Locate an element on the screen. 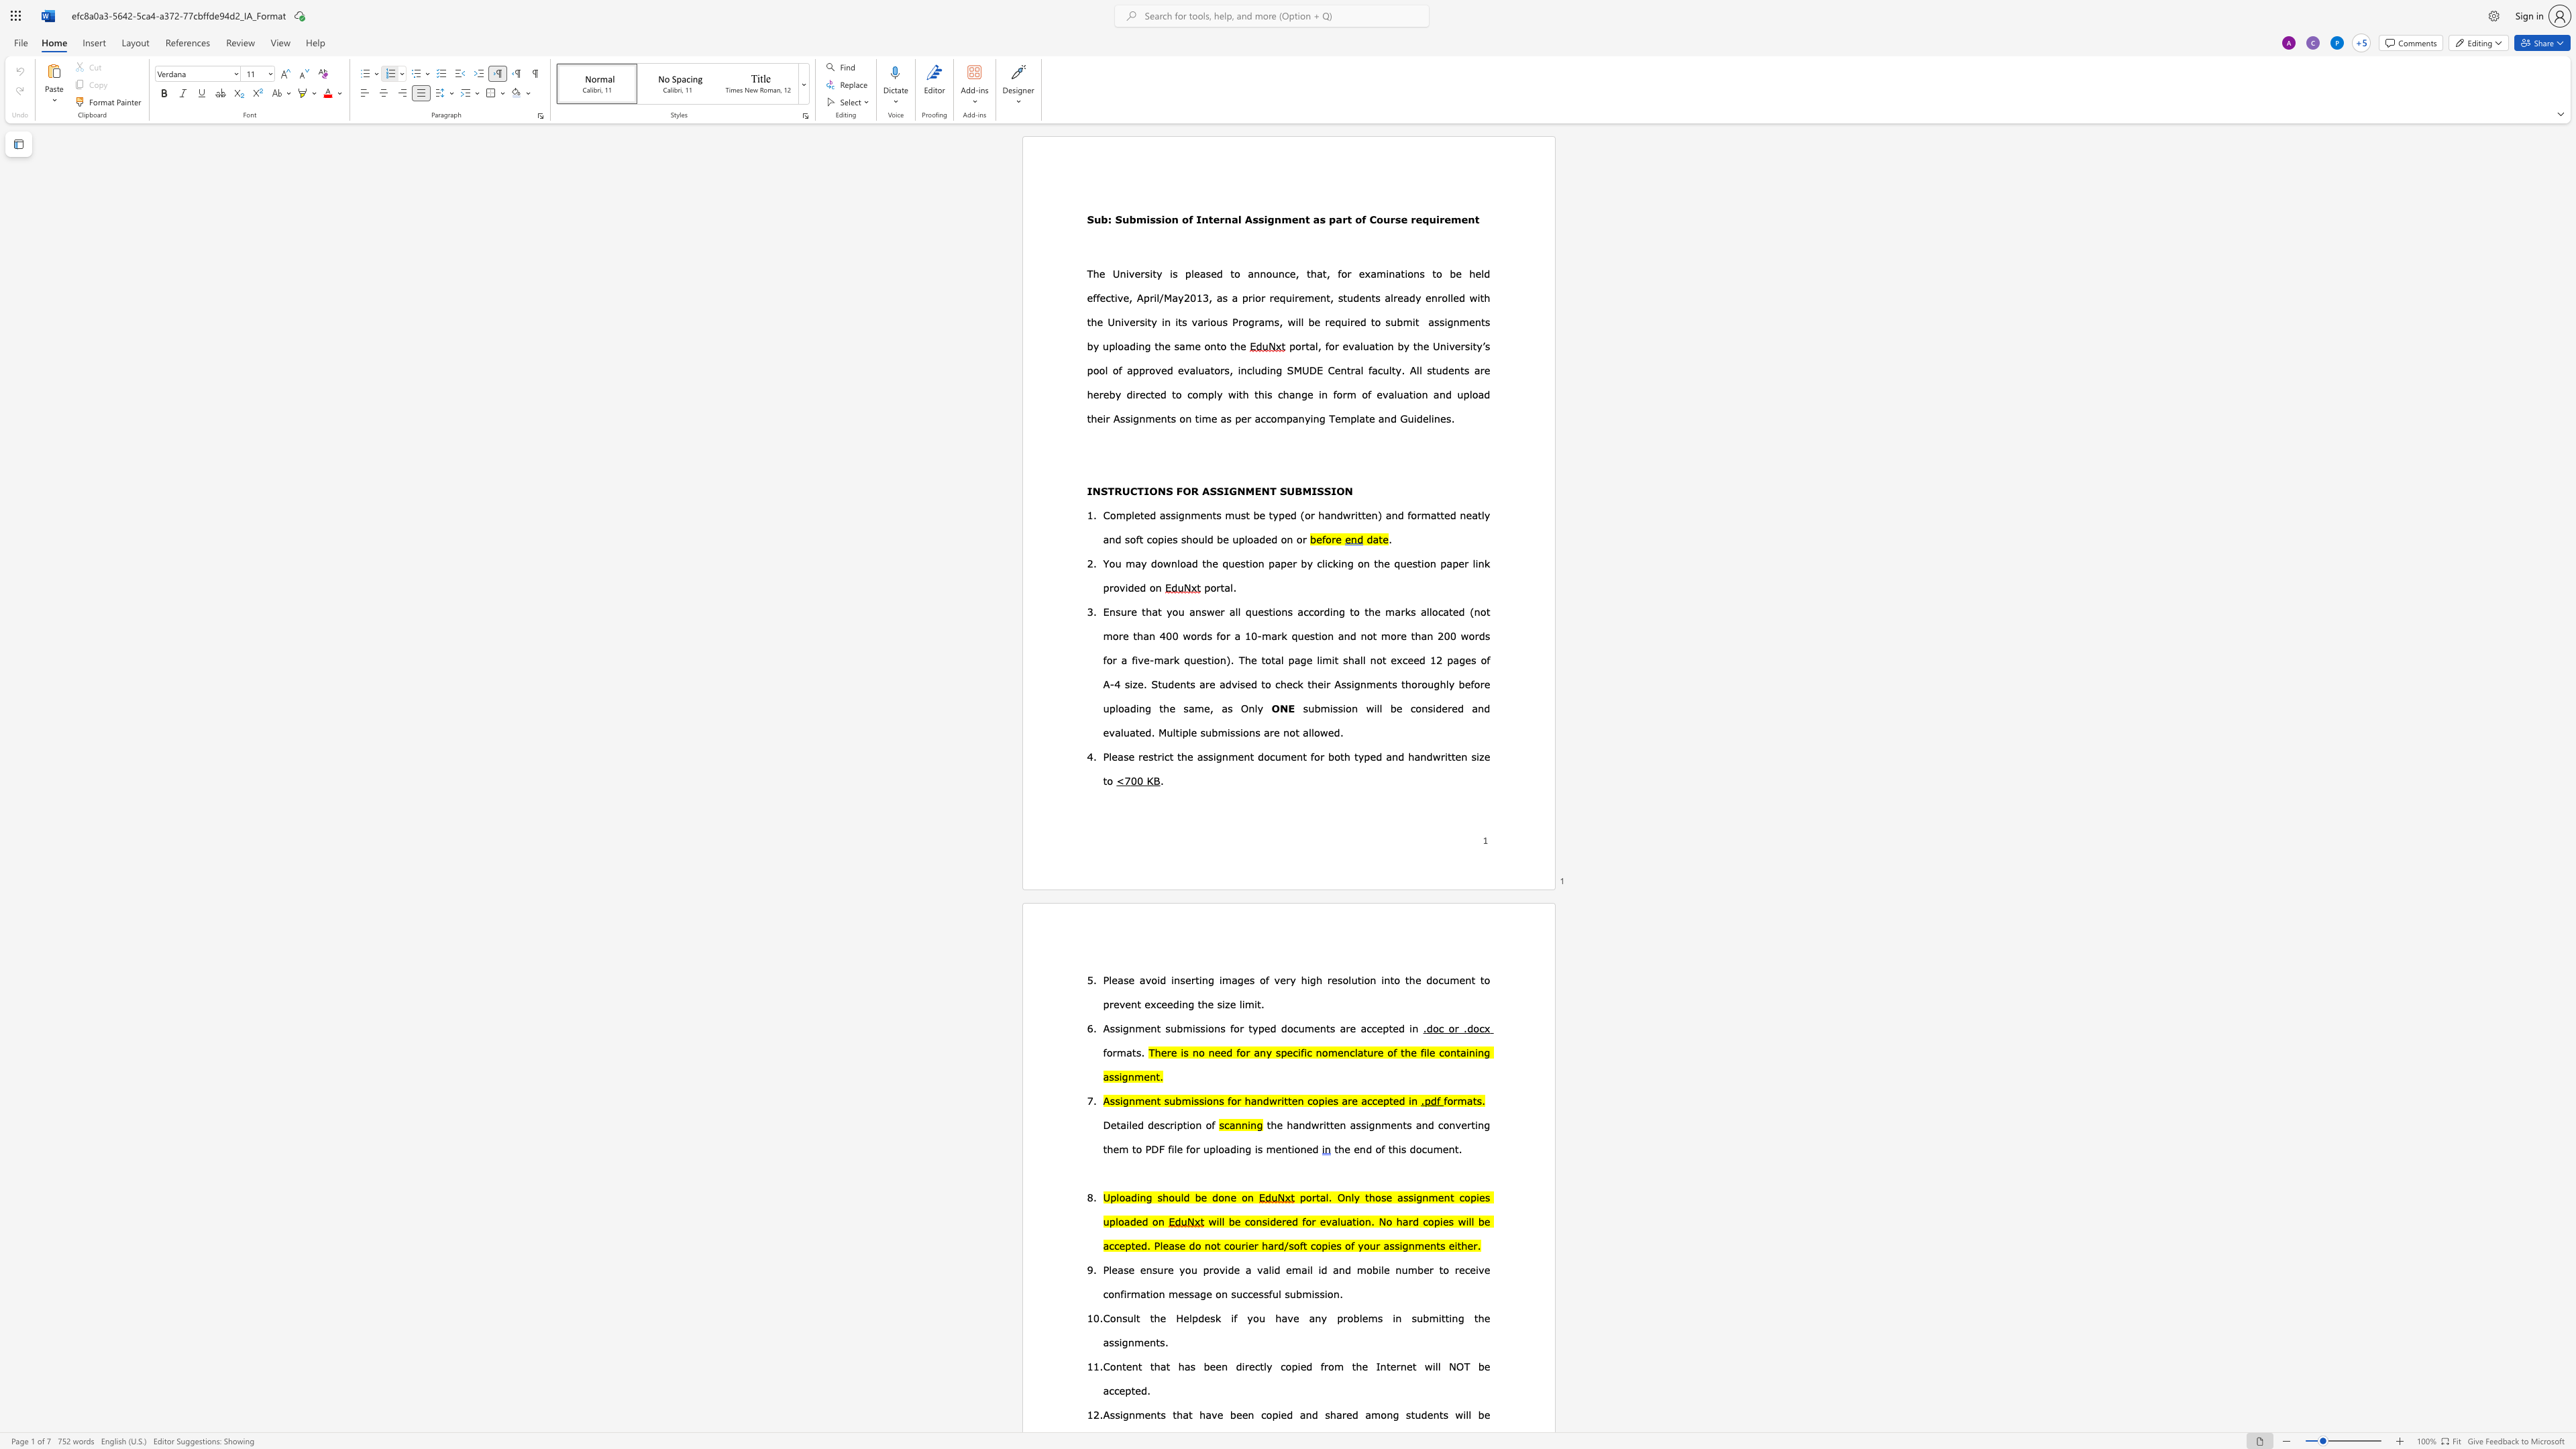 The height and width of the screenshot is (1449, 2576). the 2th character "e" in the text is located at coordinates (1130, 1269).